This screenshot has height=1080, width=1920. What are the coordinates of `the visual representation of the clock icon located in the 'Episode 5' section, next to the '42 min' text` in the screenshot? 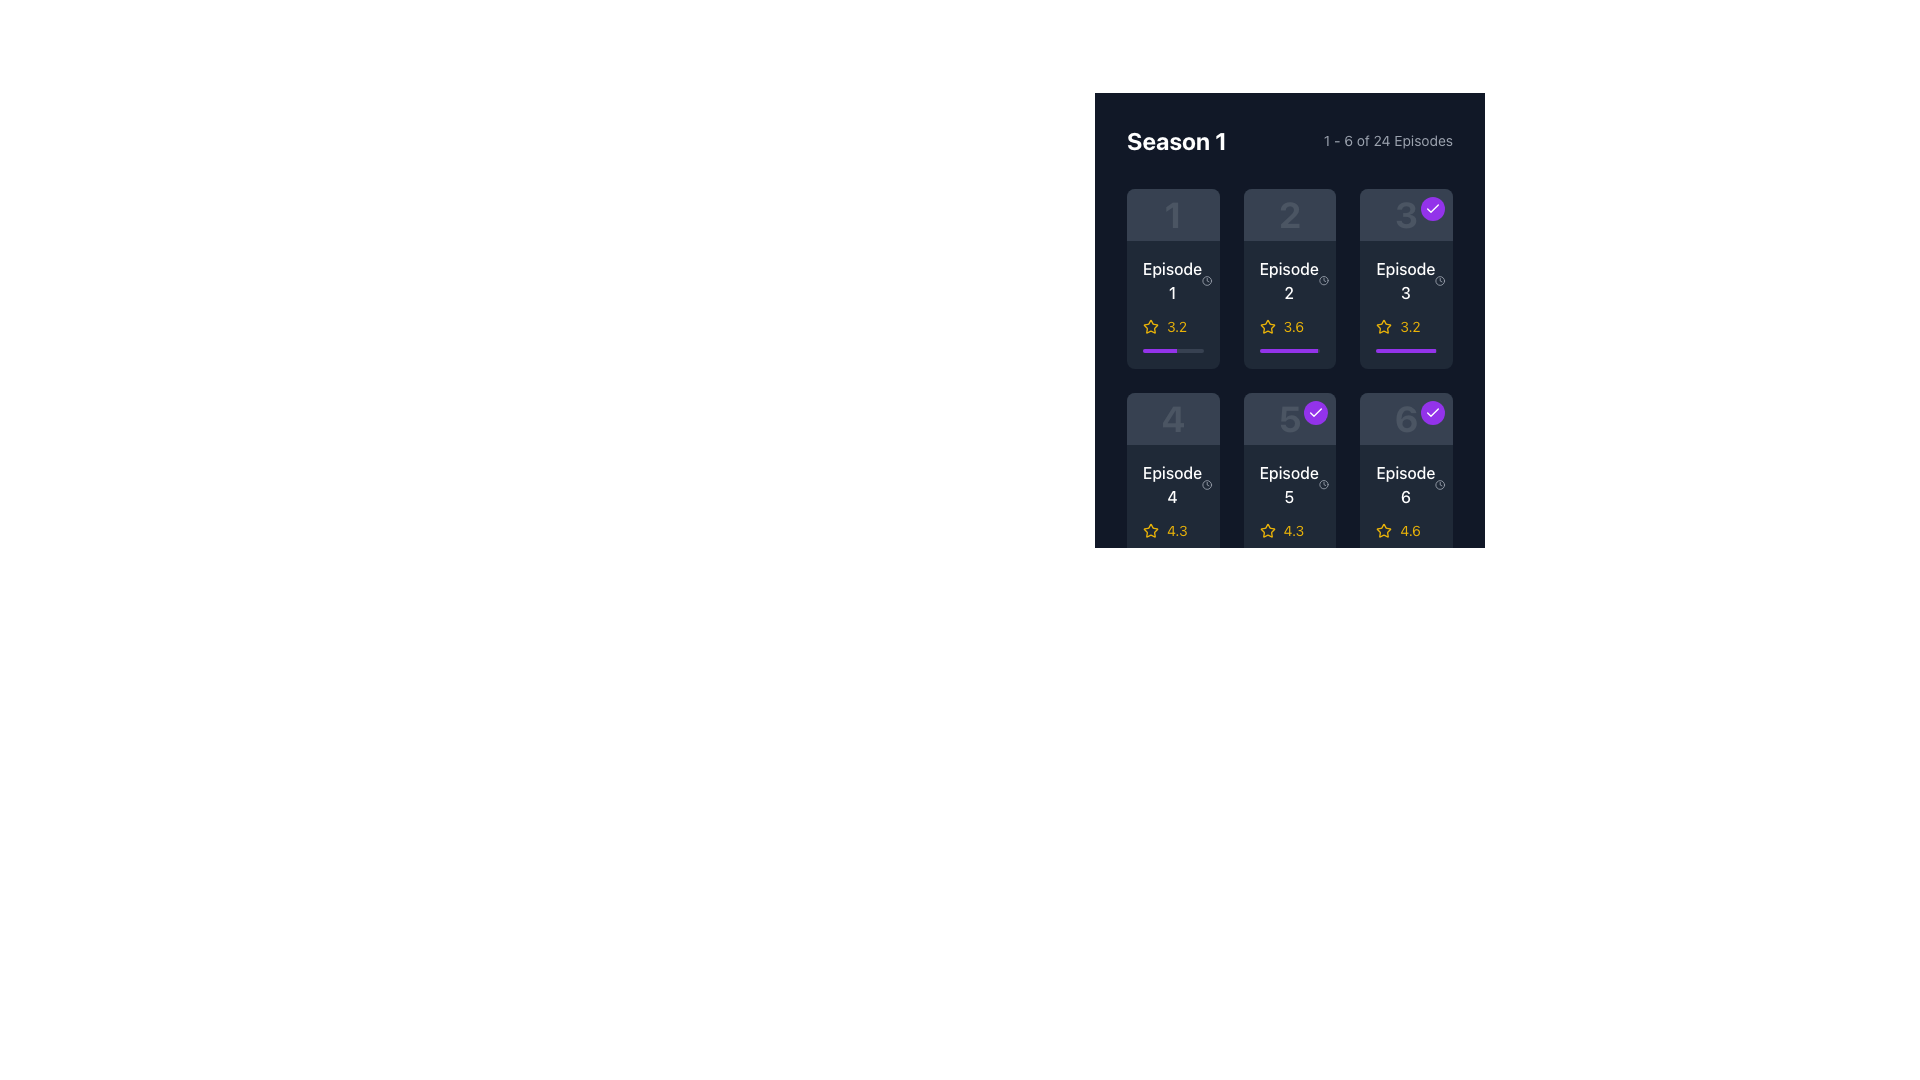 It's located at (1324, 485).